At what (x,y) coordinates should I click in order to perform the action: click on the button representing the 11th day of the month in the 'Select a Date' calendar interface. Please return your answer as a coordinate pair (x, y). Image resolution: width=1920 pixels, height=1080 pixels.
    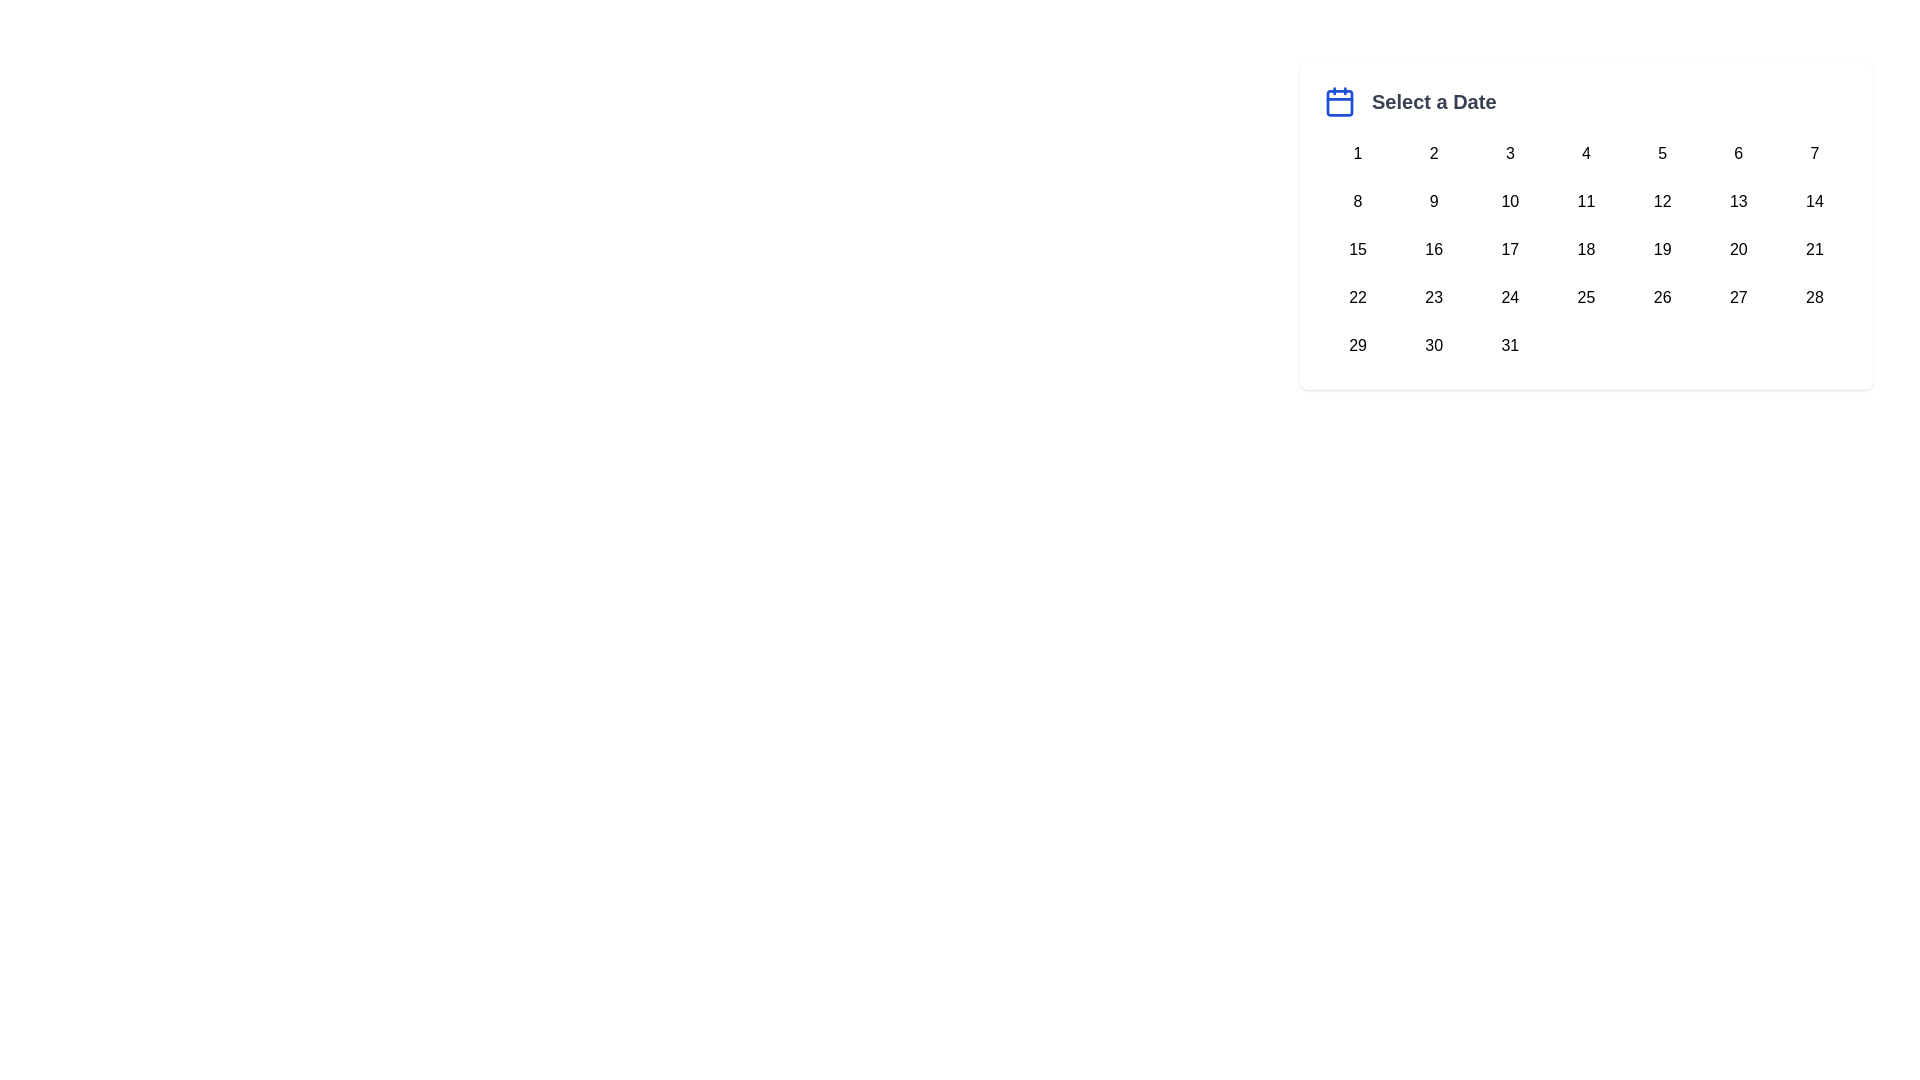
    Looking at the image, I should click on (1585, 201).